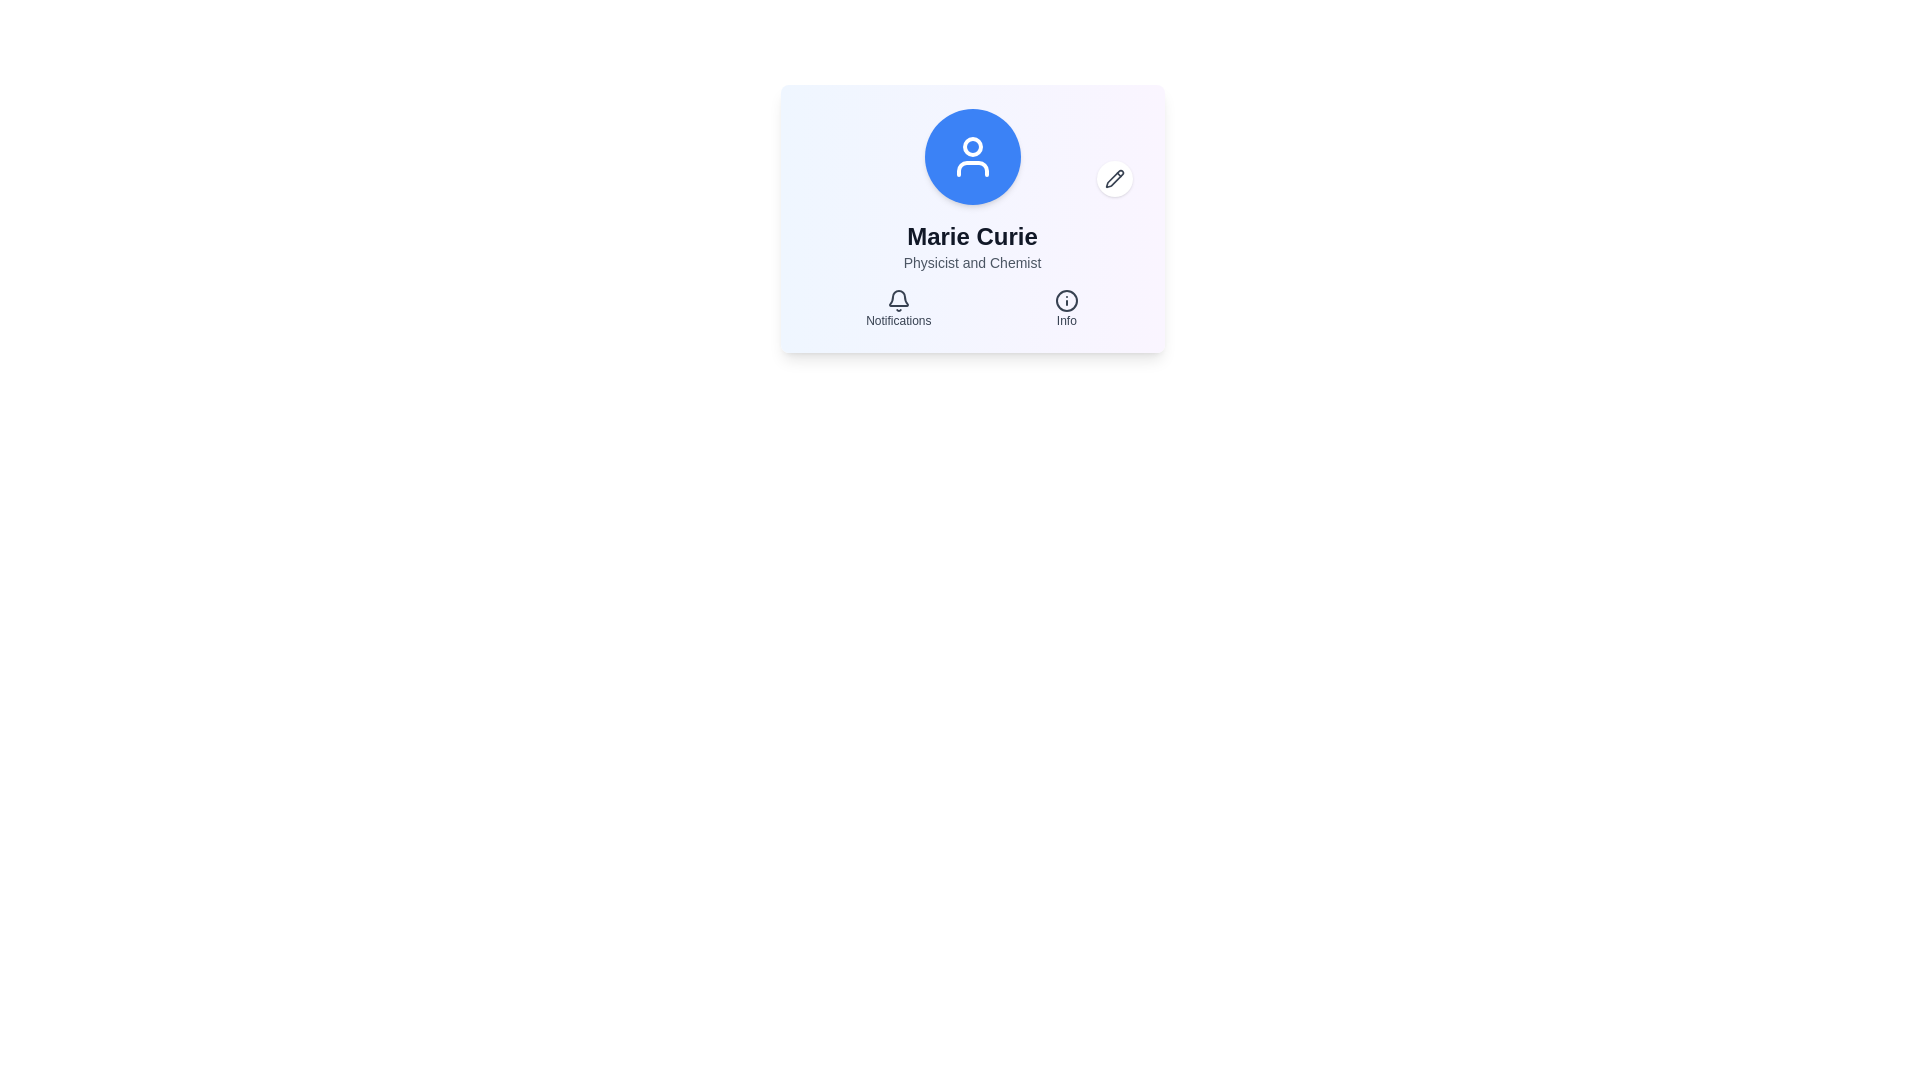 The image size is (1920, 1080). Describe the element at coordinates (972, 168) in the screenshot. I see `the human figure representation within the user profile icon, located at the top of the card interface` at that location.